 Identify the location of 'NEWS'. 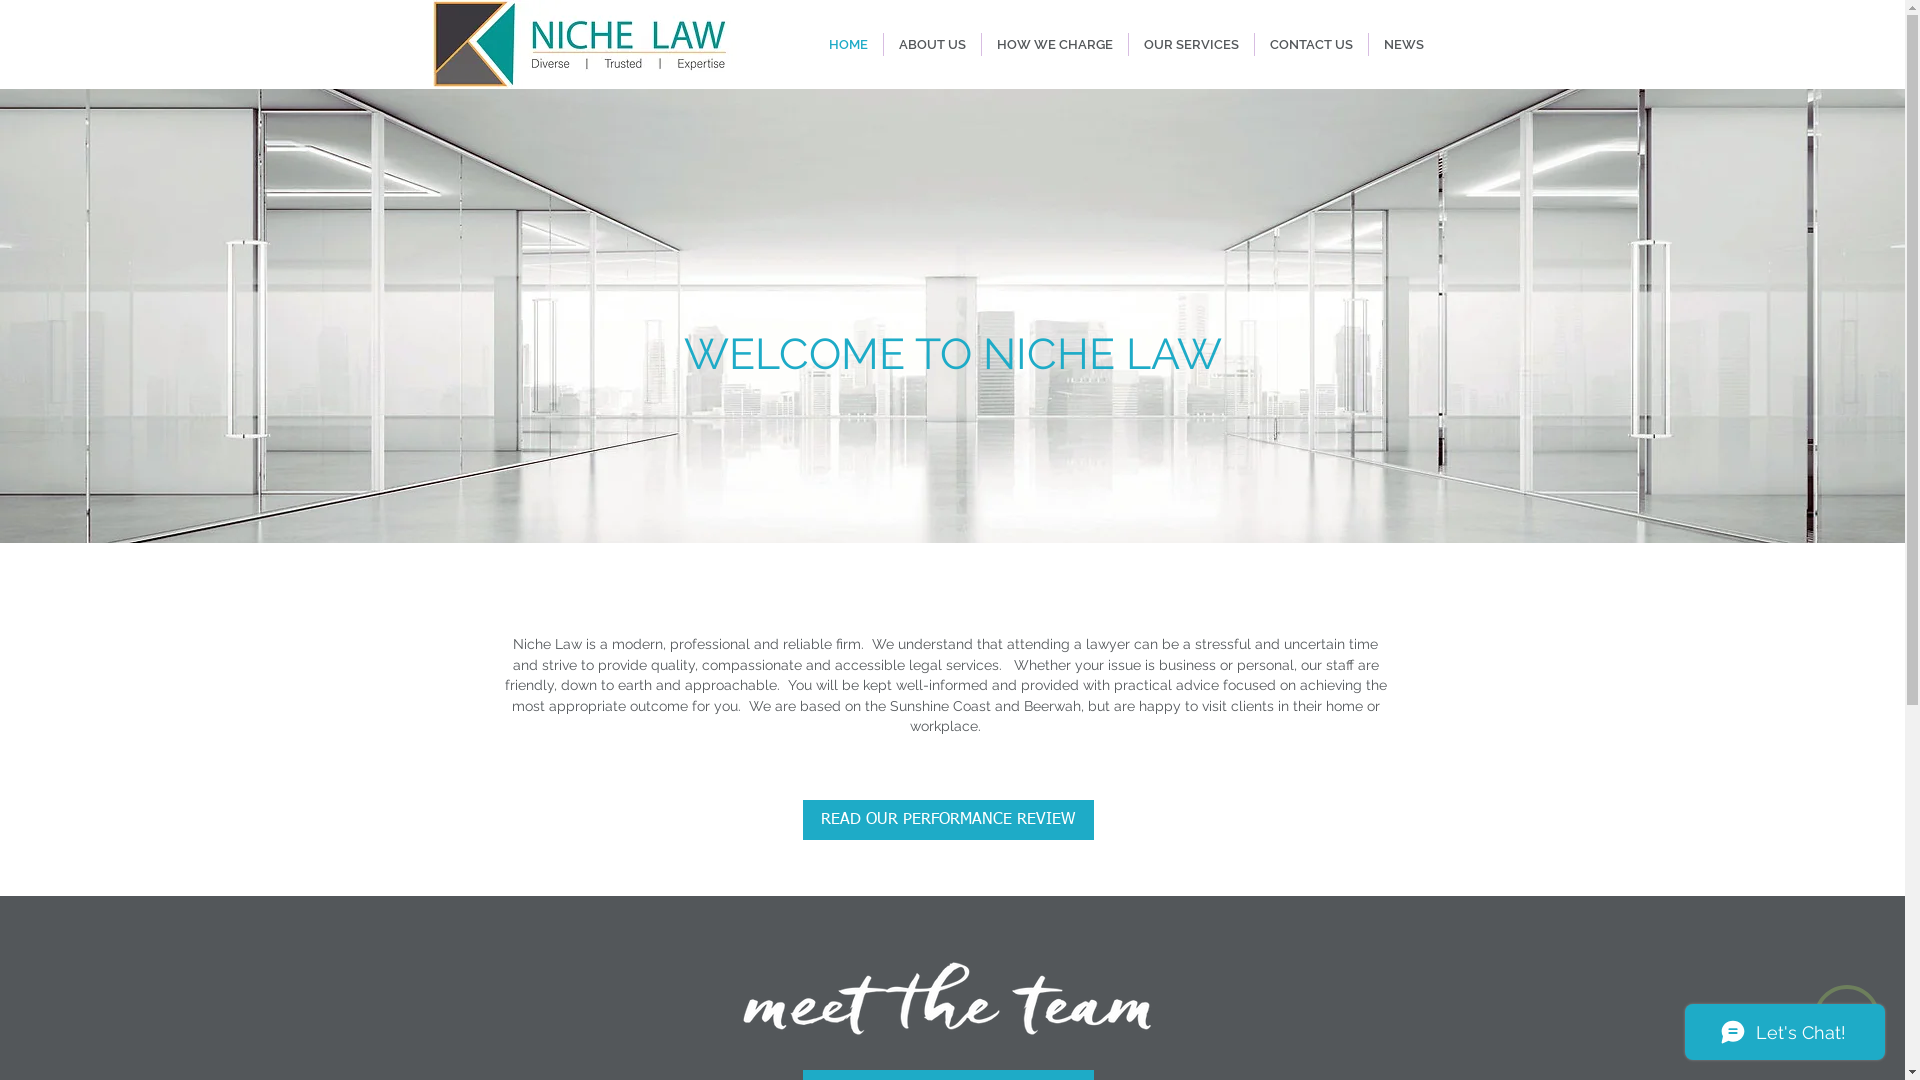
(1367, 44).